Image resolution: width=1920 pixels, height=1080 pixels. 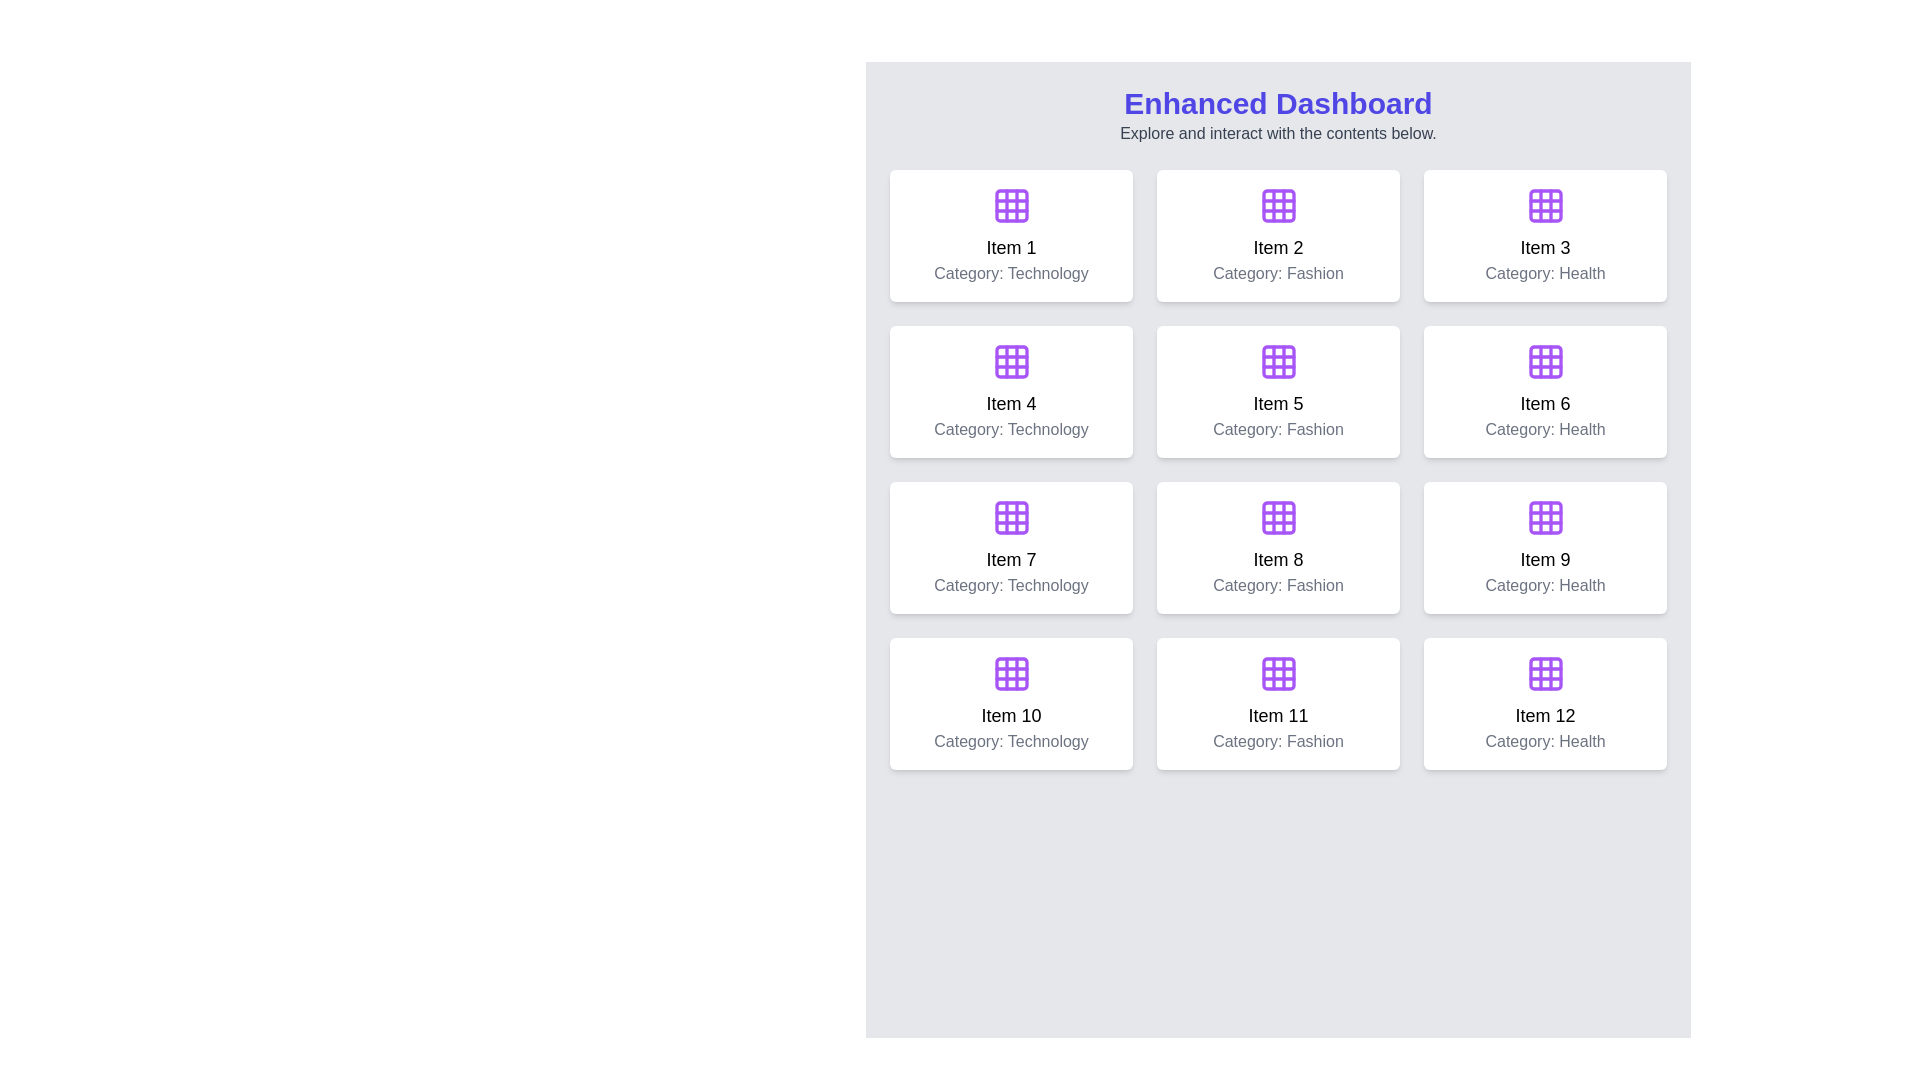 What do you see at coordinates (1011, 273) in the screenshot?
I see `the 'Technology' text label located at the bottom of the first item card in the grid layout, directly below the 'Item 1' label and icon` at bounding box center [1011, 273].